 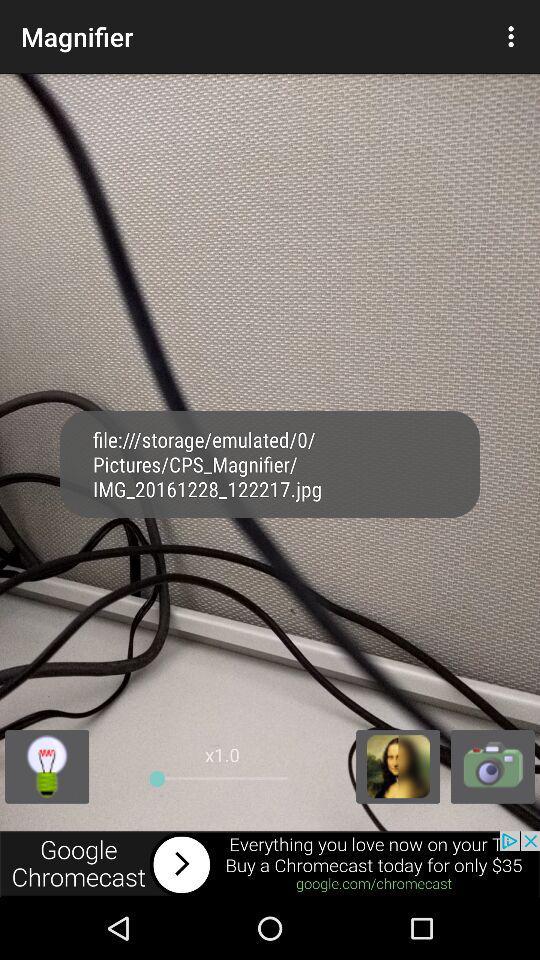 I want to click on for advertisement, so click(x=270, y=863).